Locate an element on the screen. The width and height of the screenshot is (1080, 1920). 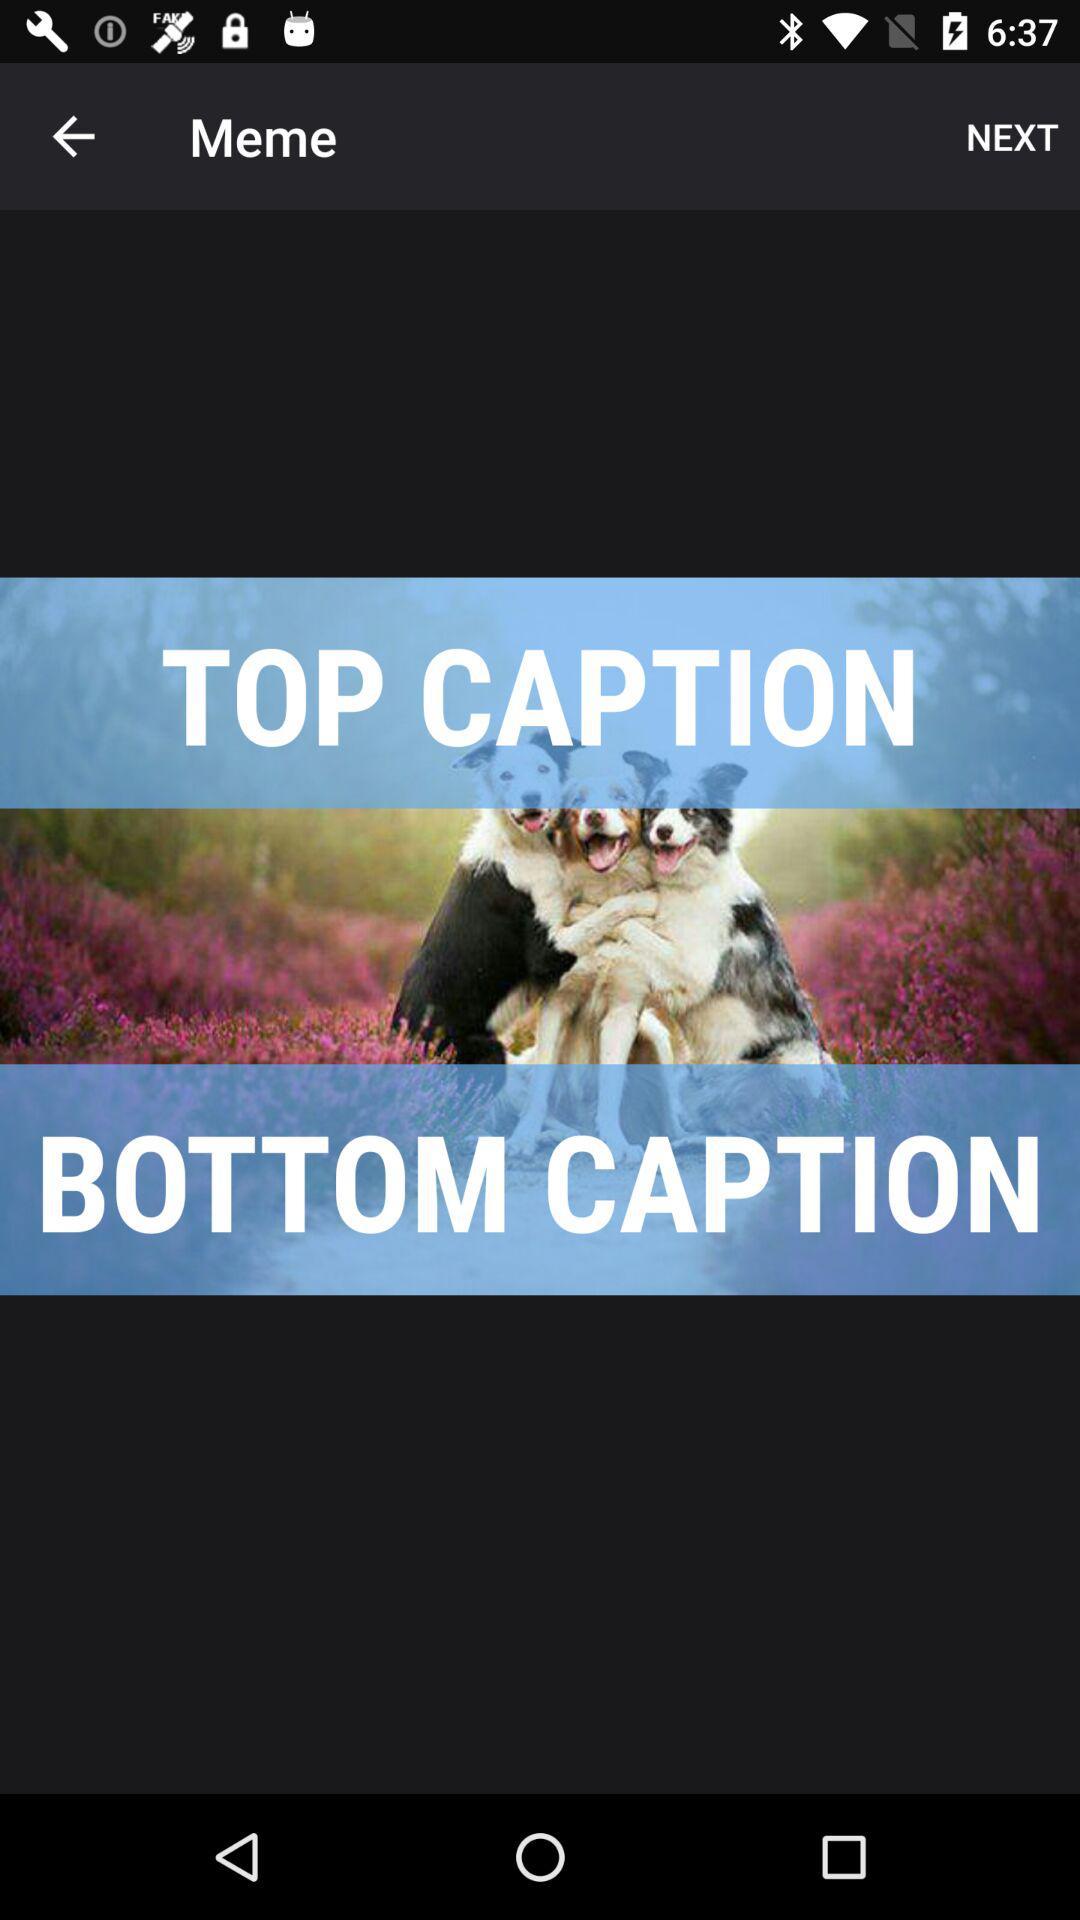
advertisement is located at coordinates (540, 935).